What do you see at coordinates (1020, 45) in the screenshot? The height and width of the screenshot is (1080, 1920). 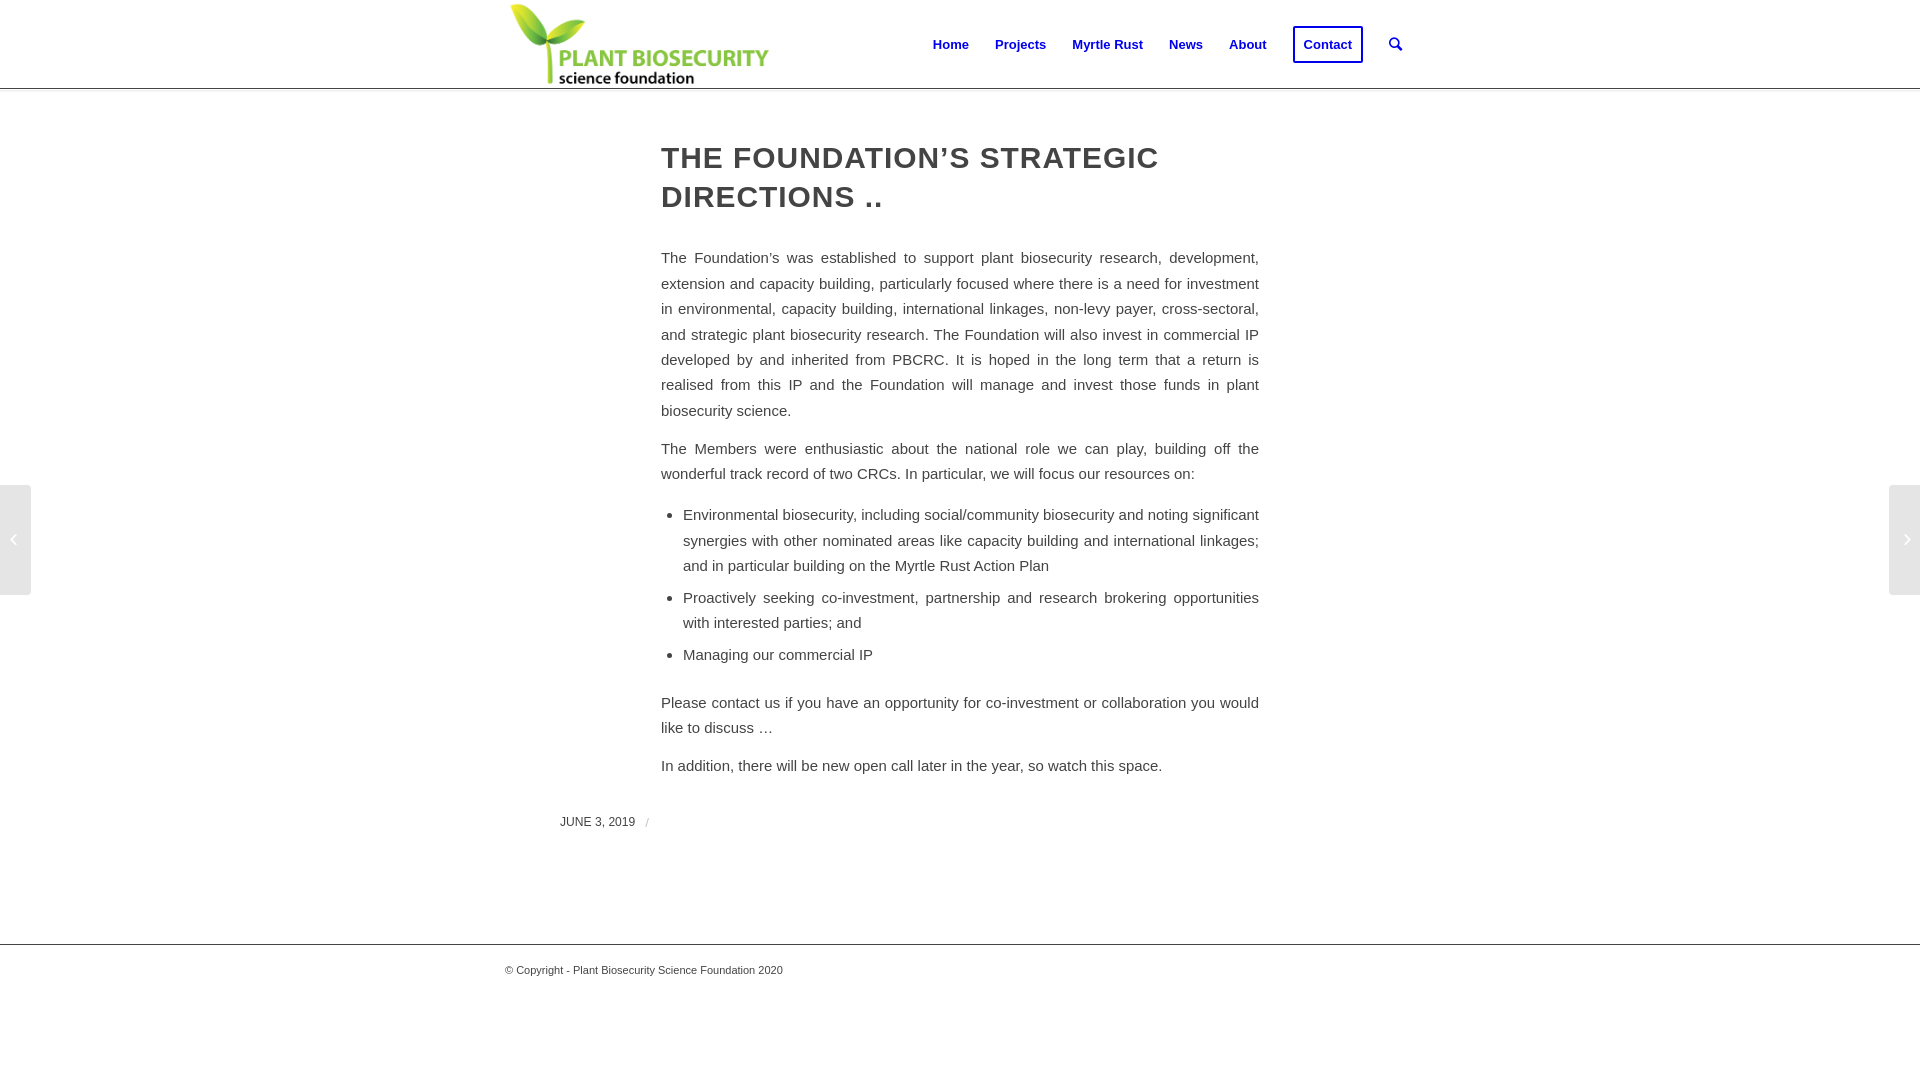 I see `'Projects'` at bounding box center [1020, 45].